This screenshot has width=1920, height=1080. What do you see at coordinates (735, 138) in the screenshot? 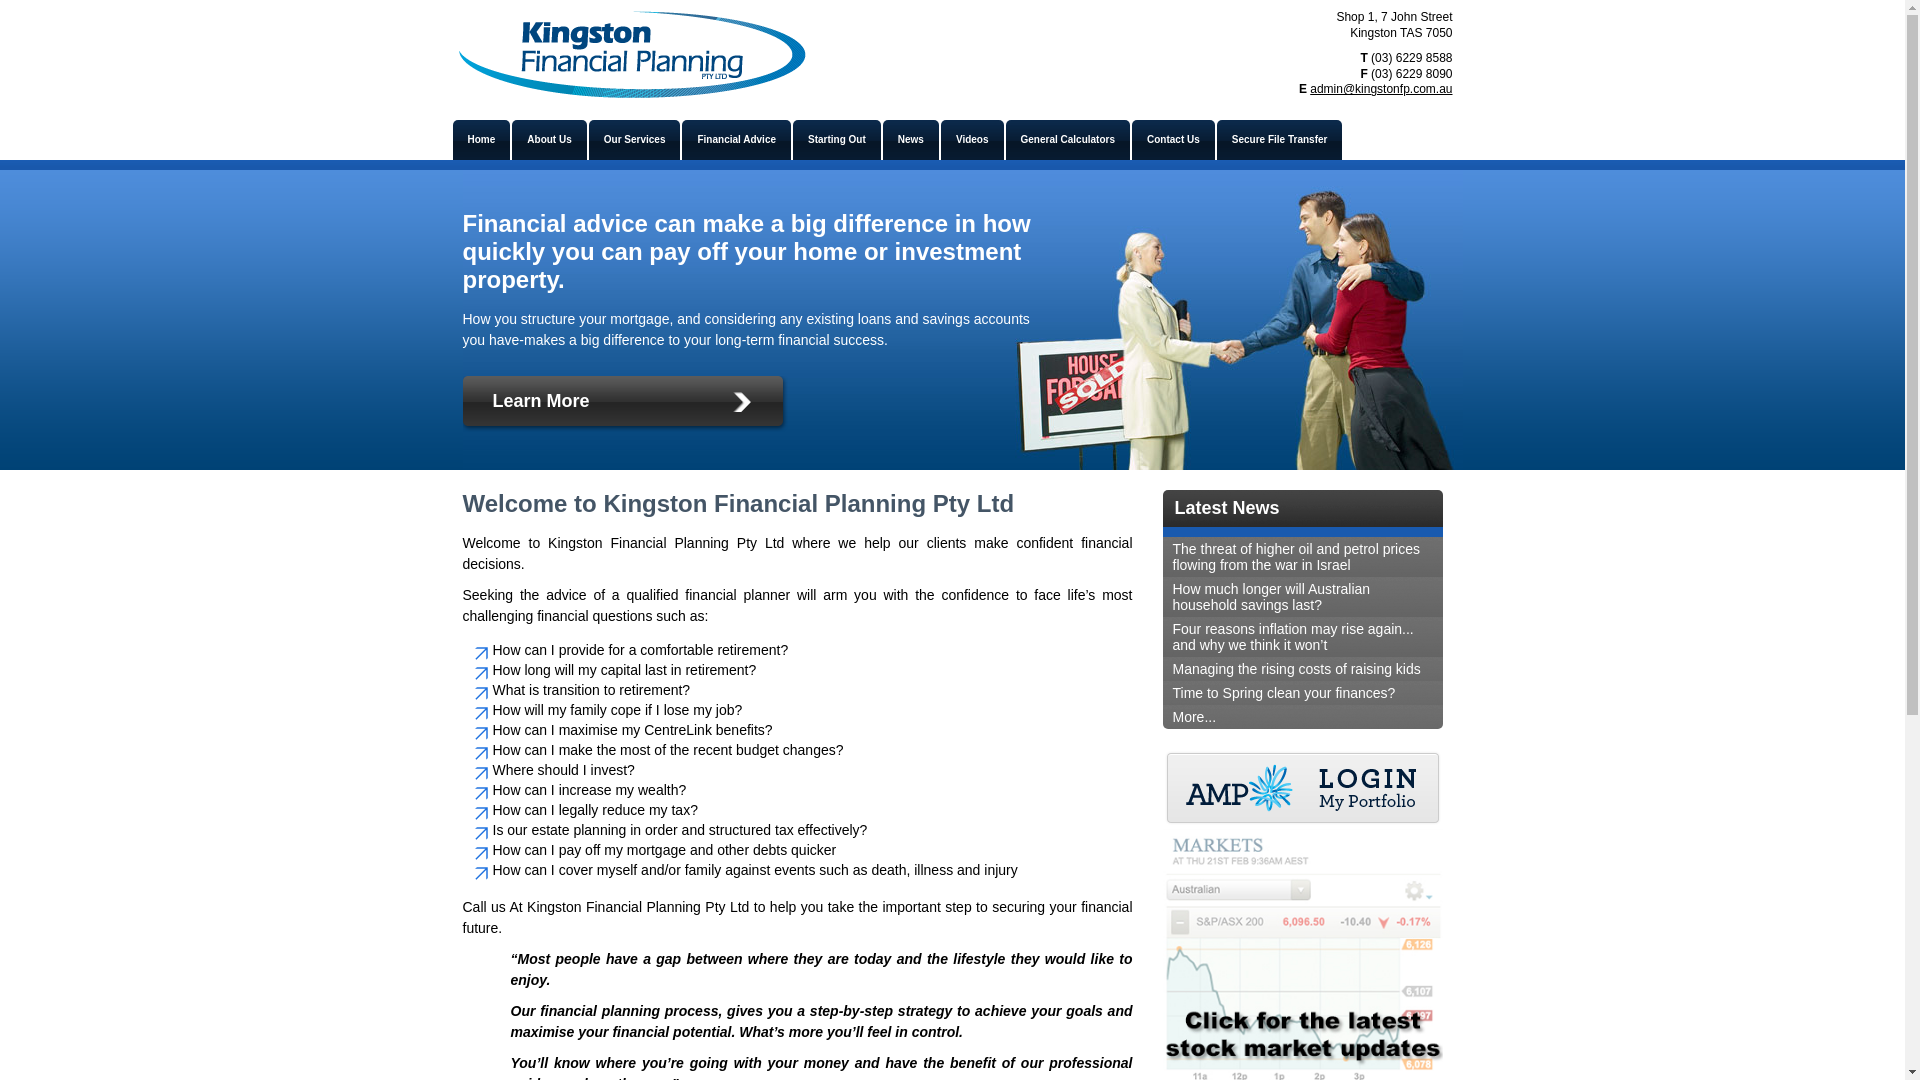
I see `'Financial Advice'` at bounding box center [735, 138].